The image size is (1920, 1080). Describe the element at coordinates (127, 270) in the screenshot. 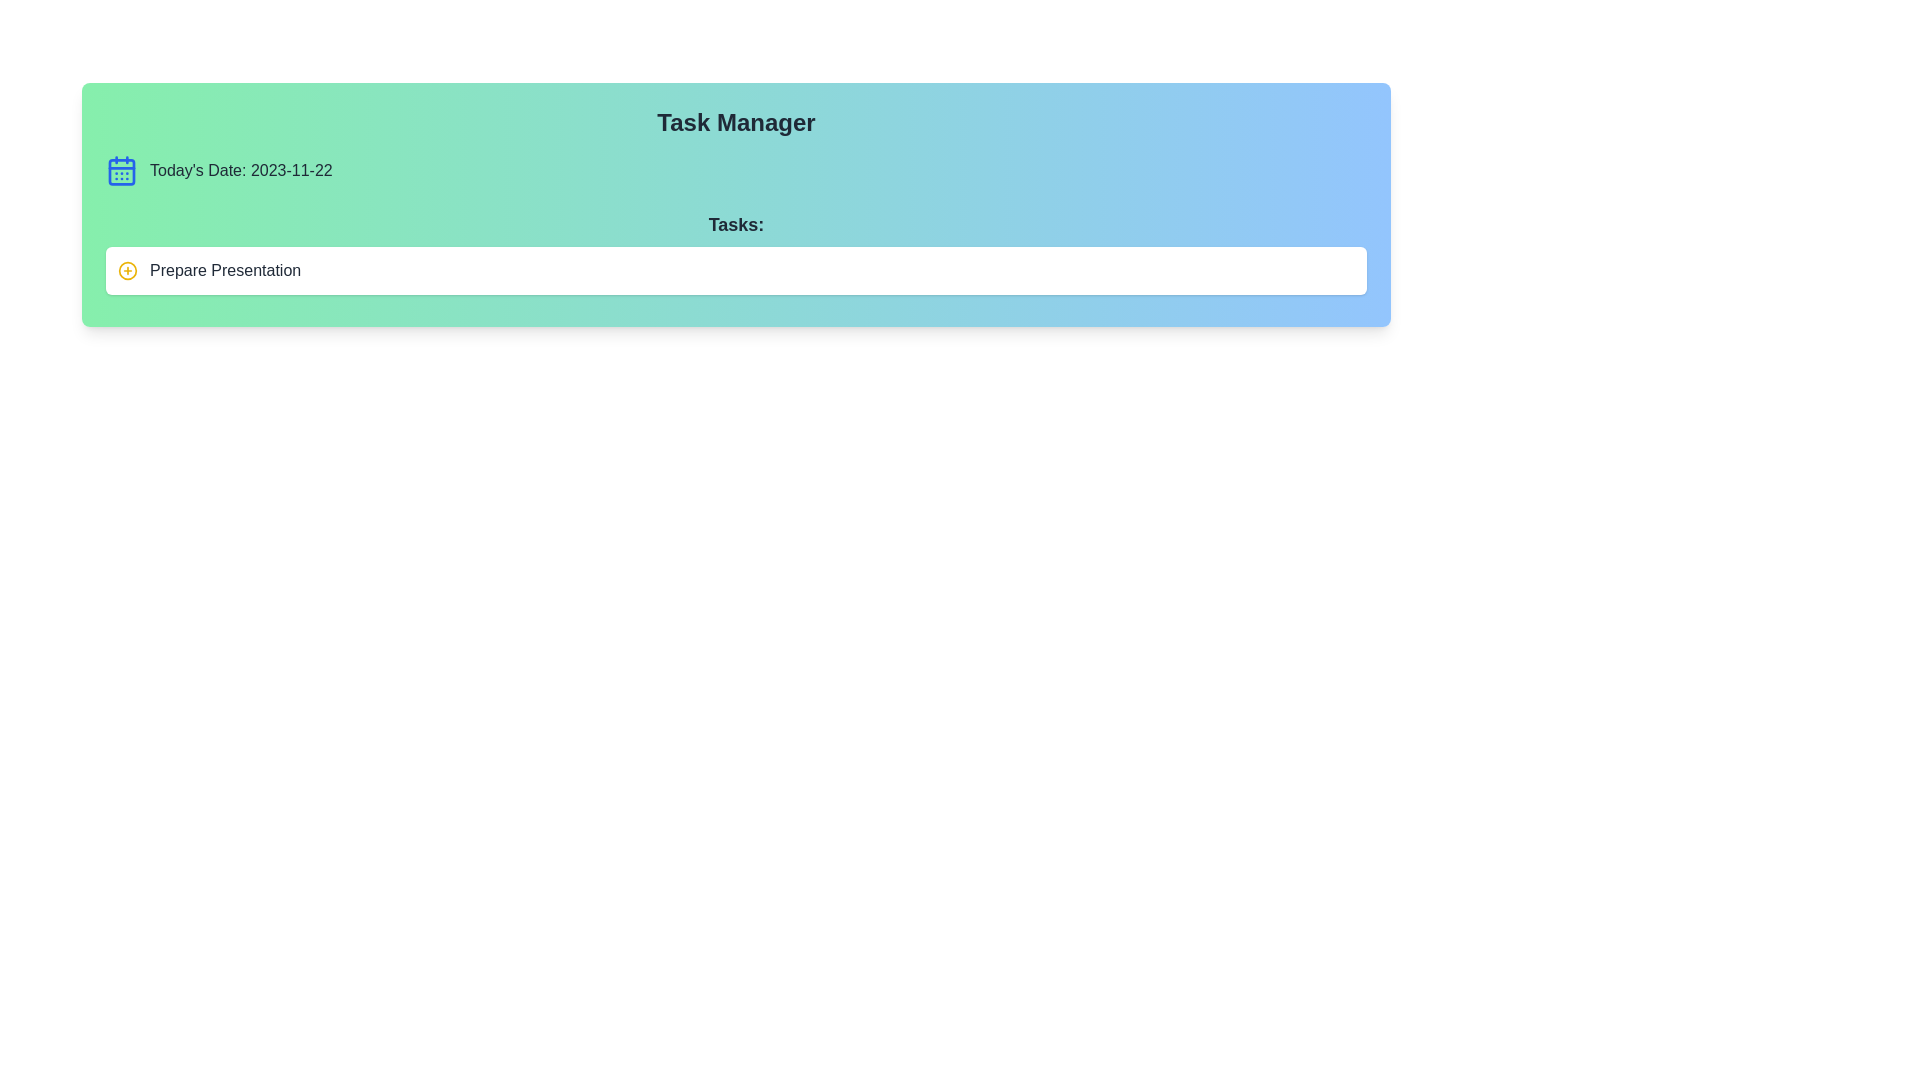

I see `the circular icon with a yellow outline and a plus symbol, located next to the 'Prepare Presentation' text for additional information` at that location.